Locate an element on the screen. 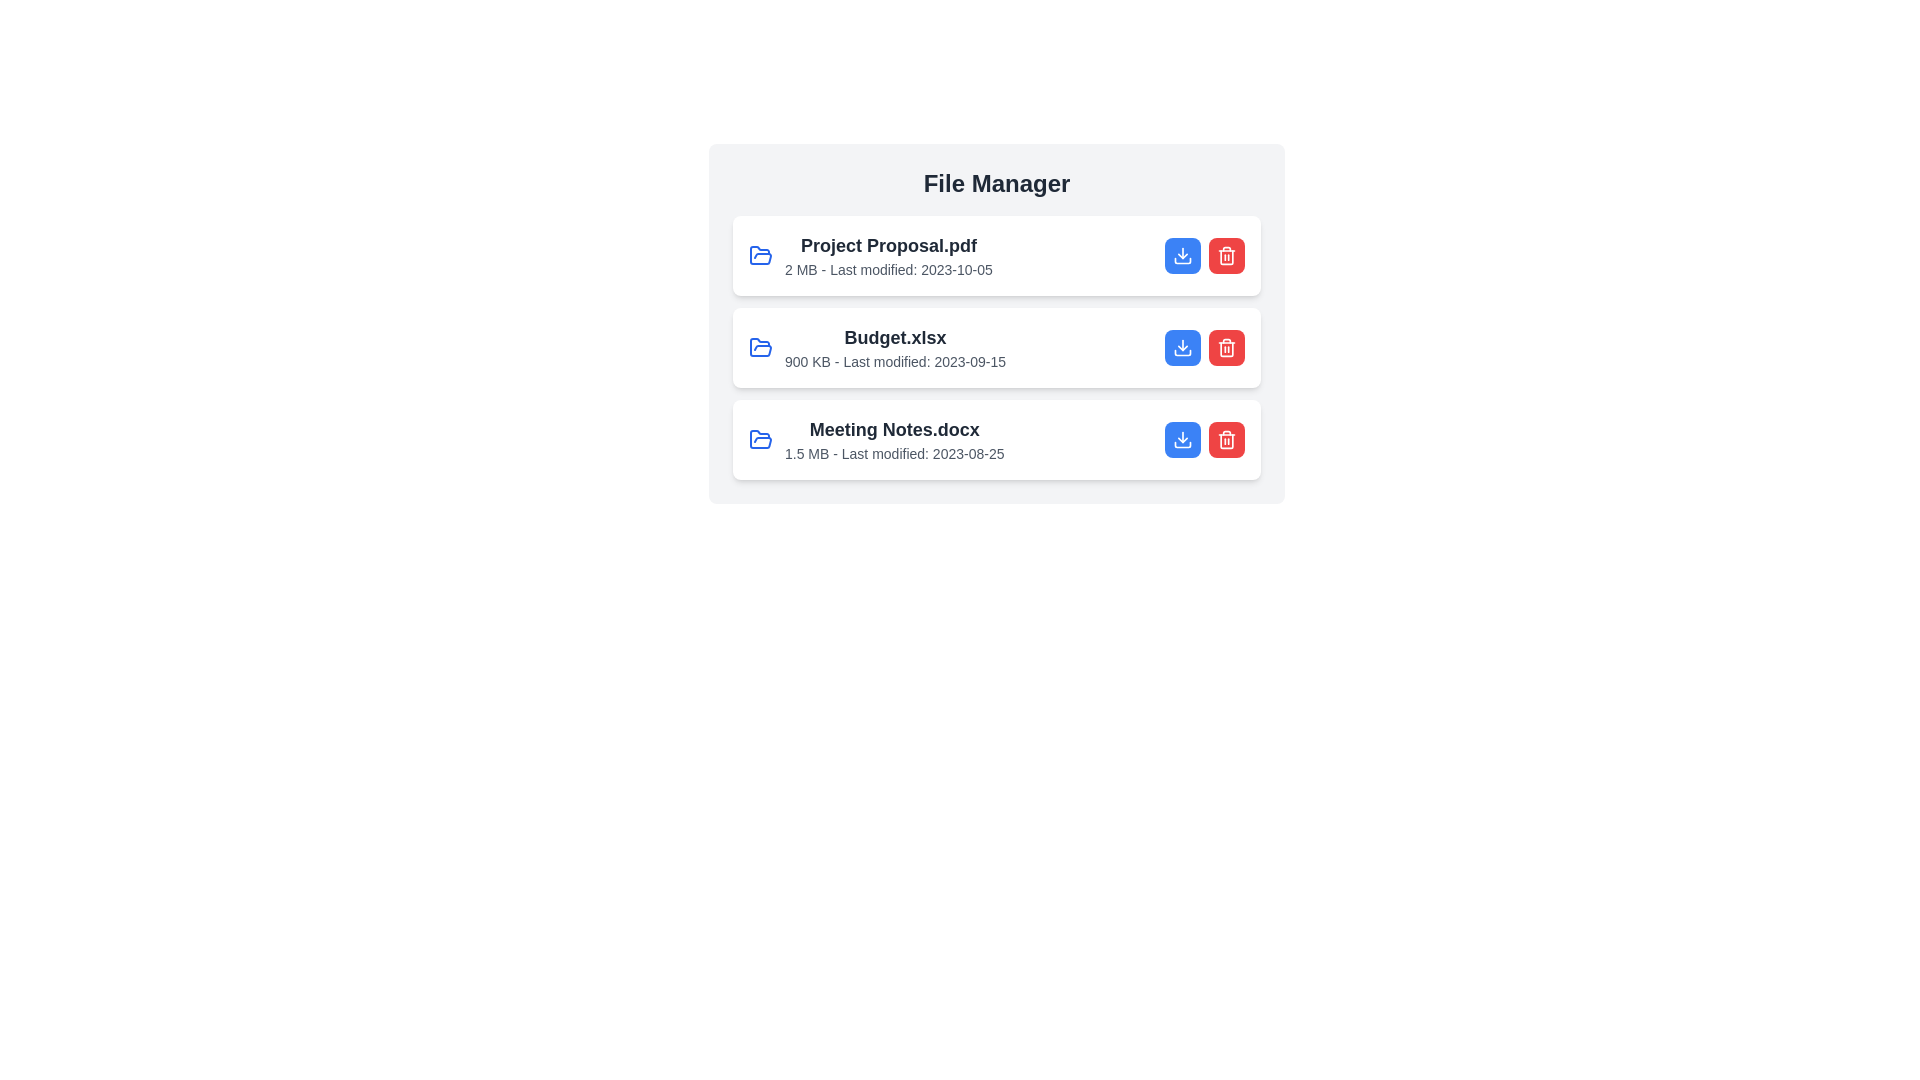 The width and height of the screenshot is (1920, 1080). the file Budget.xlsx by clicking its corresponding delete button is located at coordinates (1226, 346).